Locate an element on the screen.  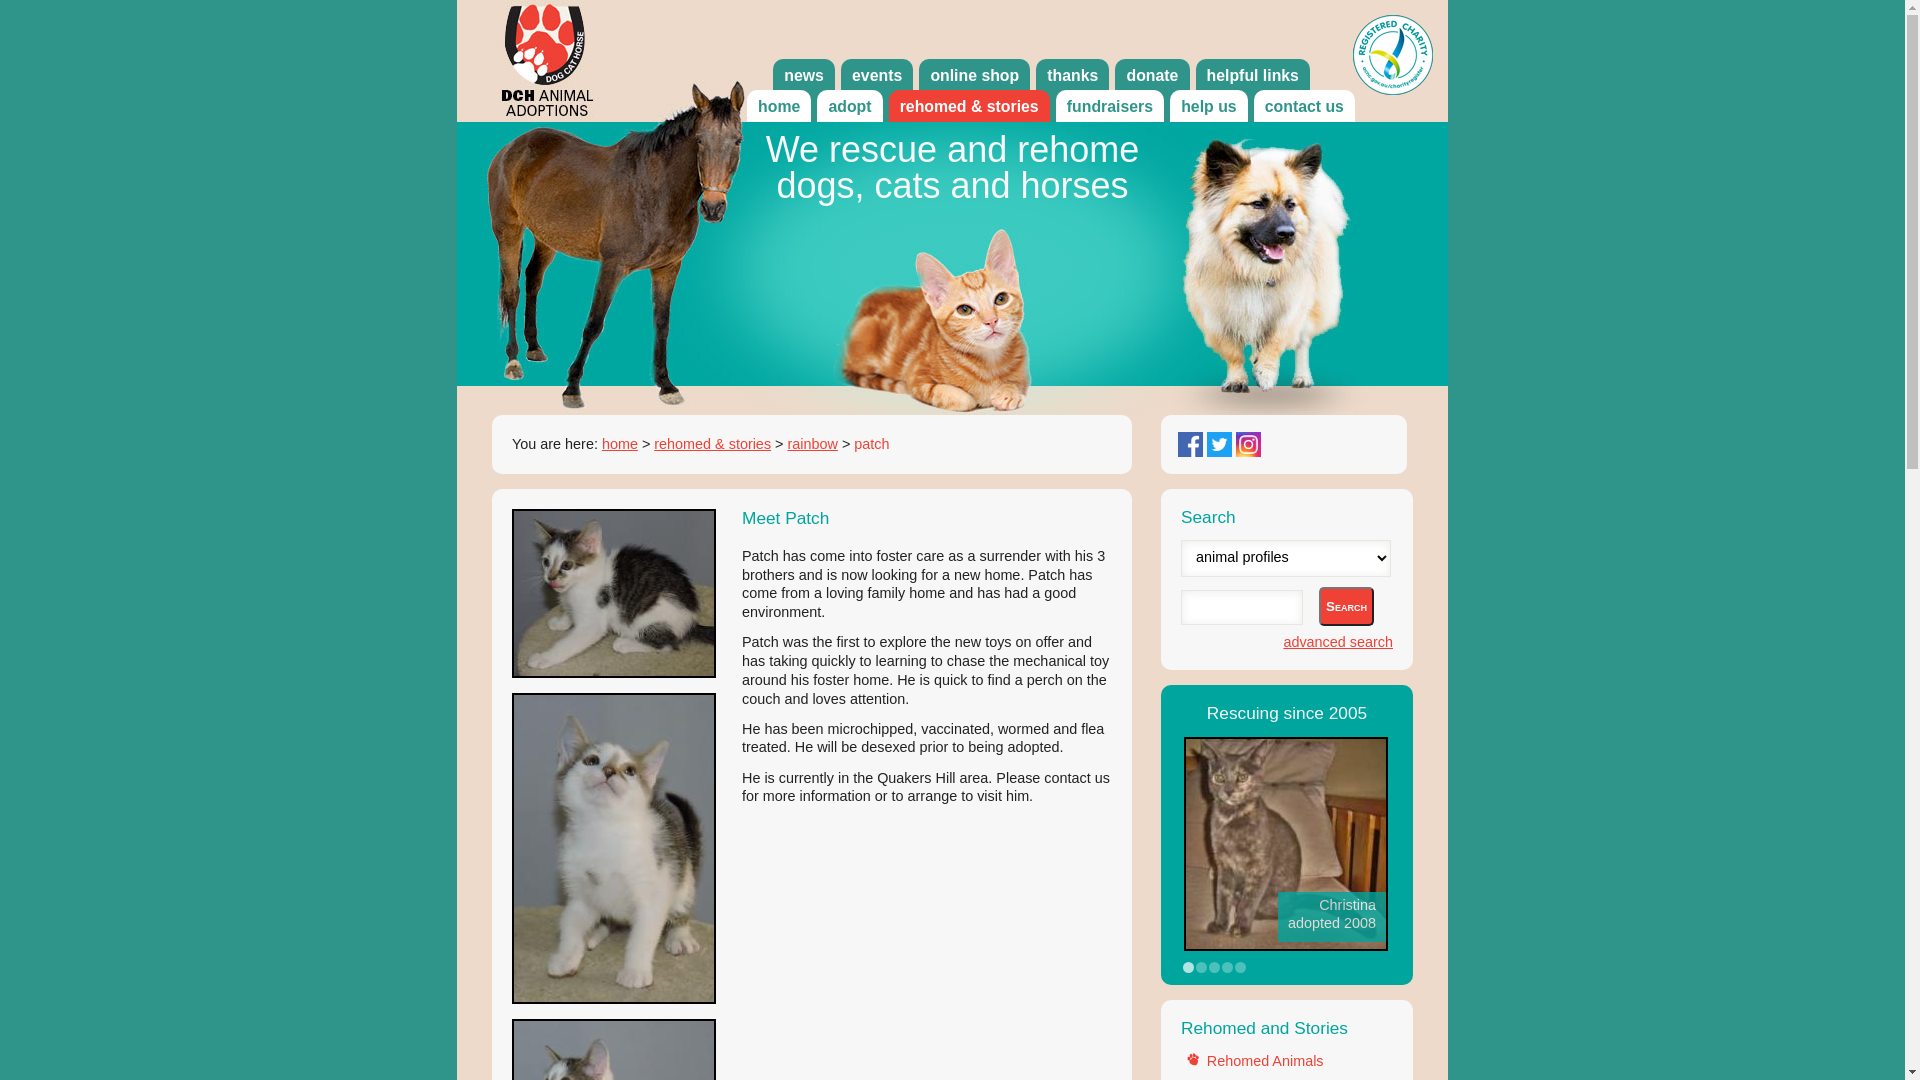
'rehomed & stories' is located at coordinates (887, 107).